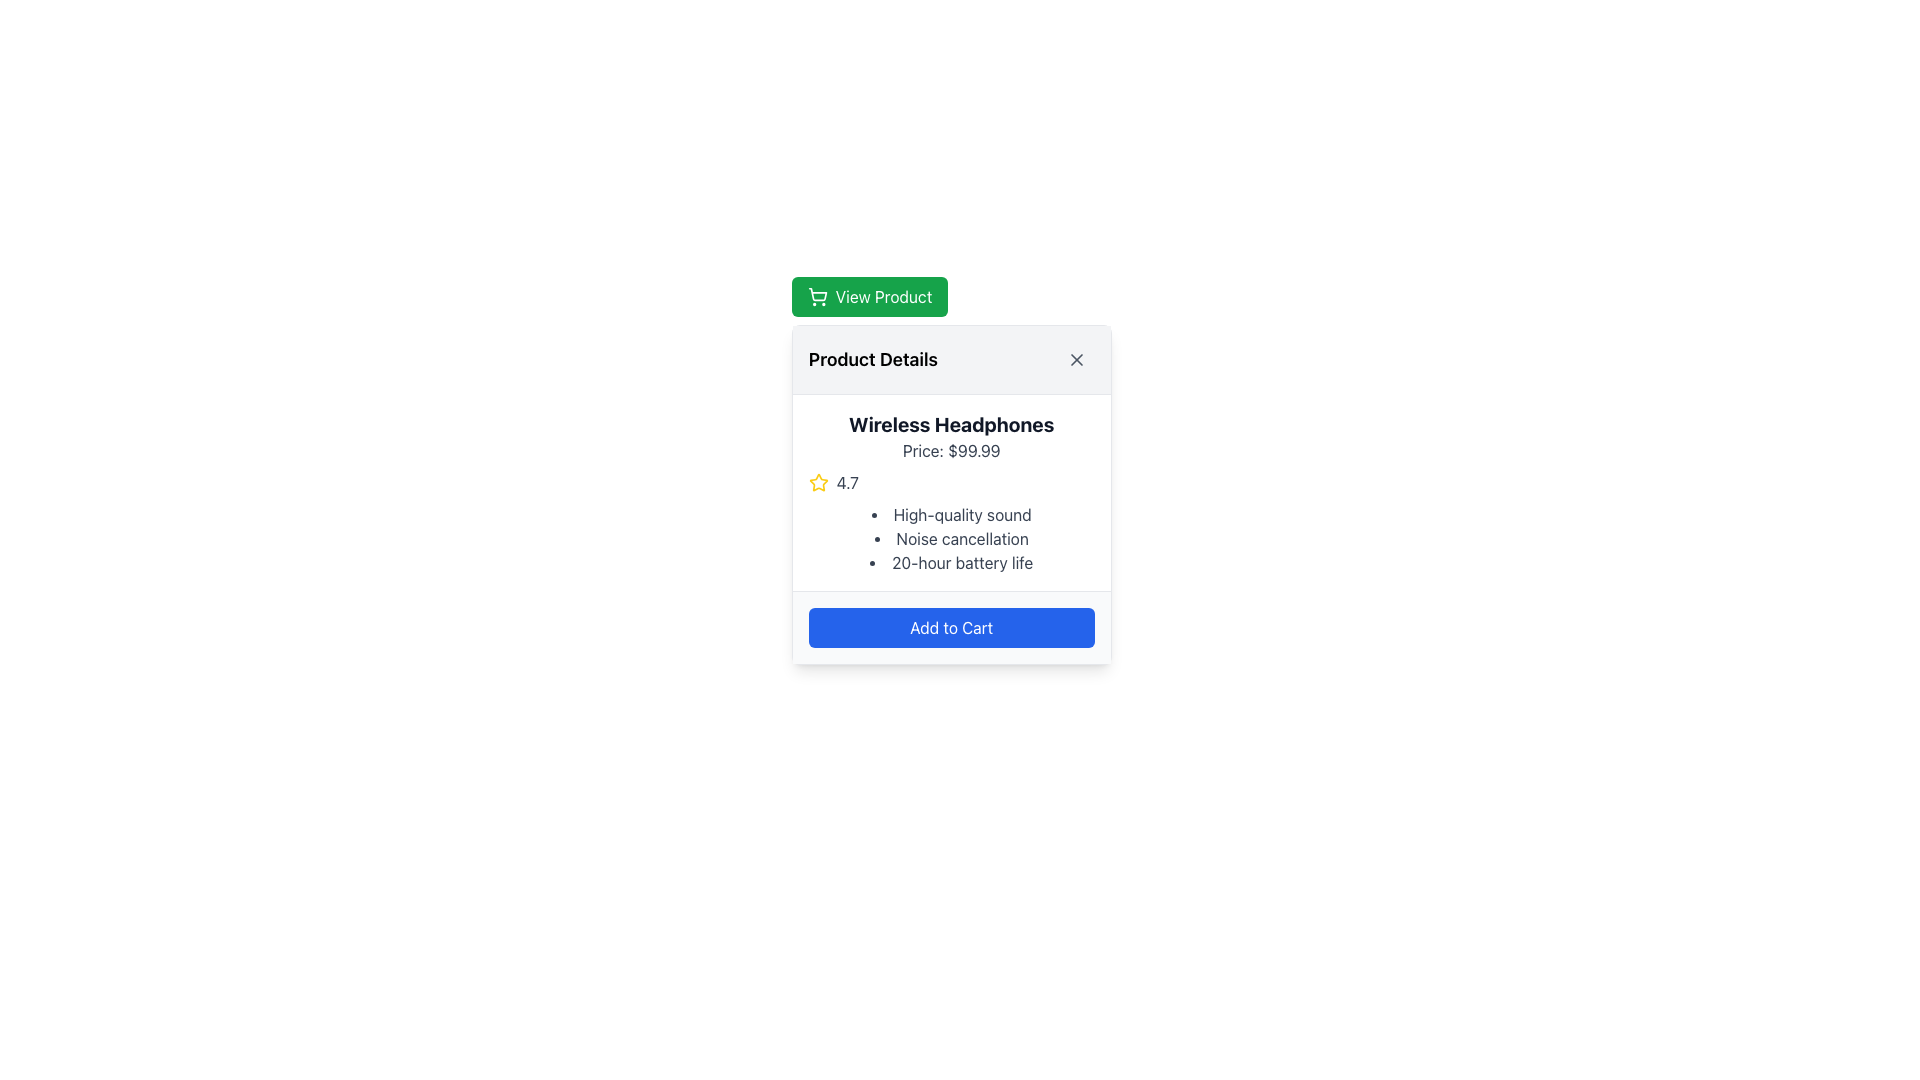  What do you see at coordinates (950, 627) in the screenshot?
I see `the rectangular 'Add to Cart' button with a blue background located at the bottom of the product details card` at bounding box center [950, 627].